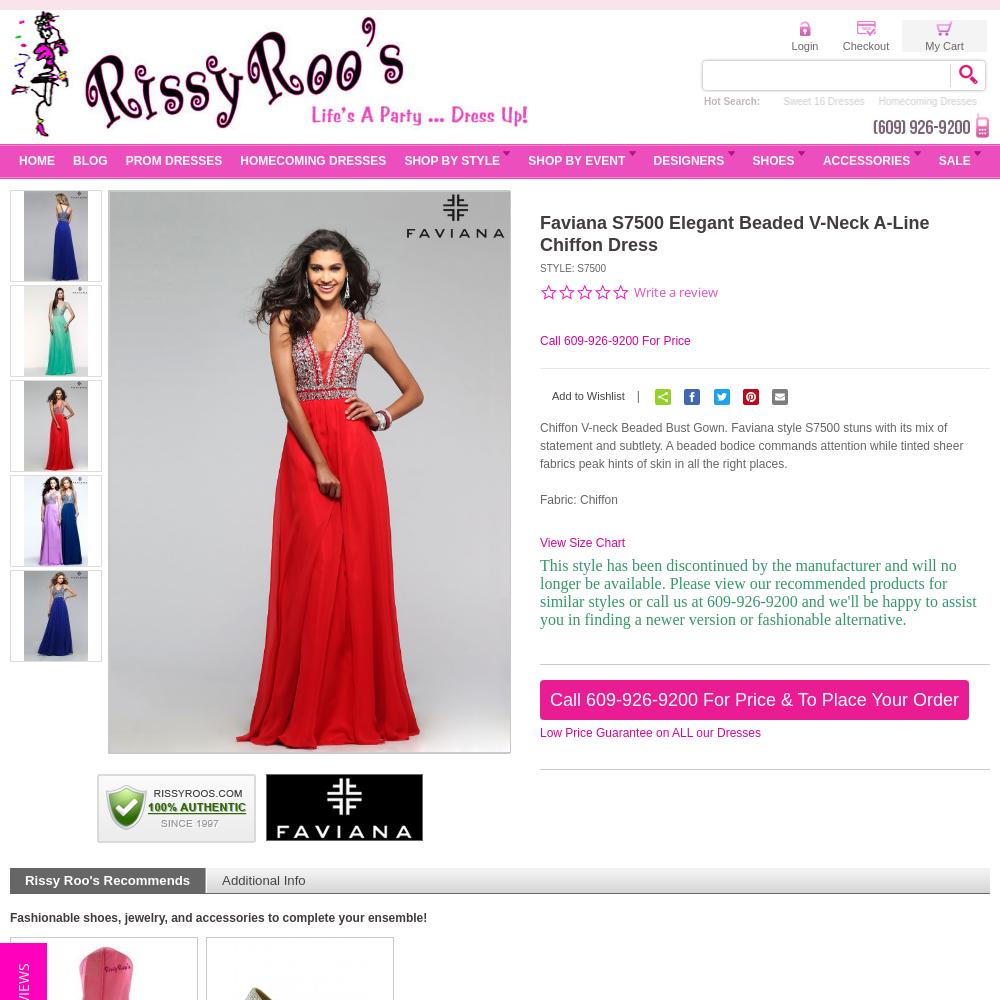 The image size is (1000, 1000). Describe the element at coordinates (577, 161) in the screenshot. I see `'Shop by Event'` at that location.